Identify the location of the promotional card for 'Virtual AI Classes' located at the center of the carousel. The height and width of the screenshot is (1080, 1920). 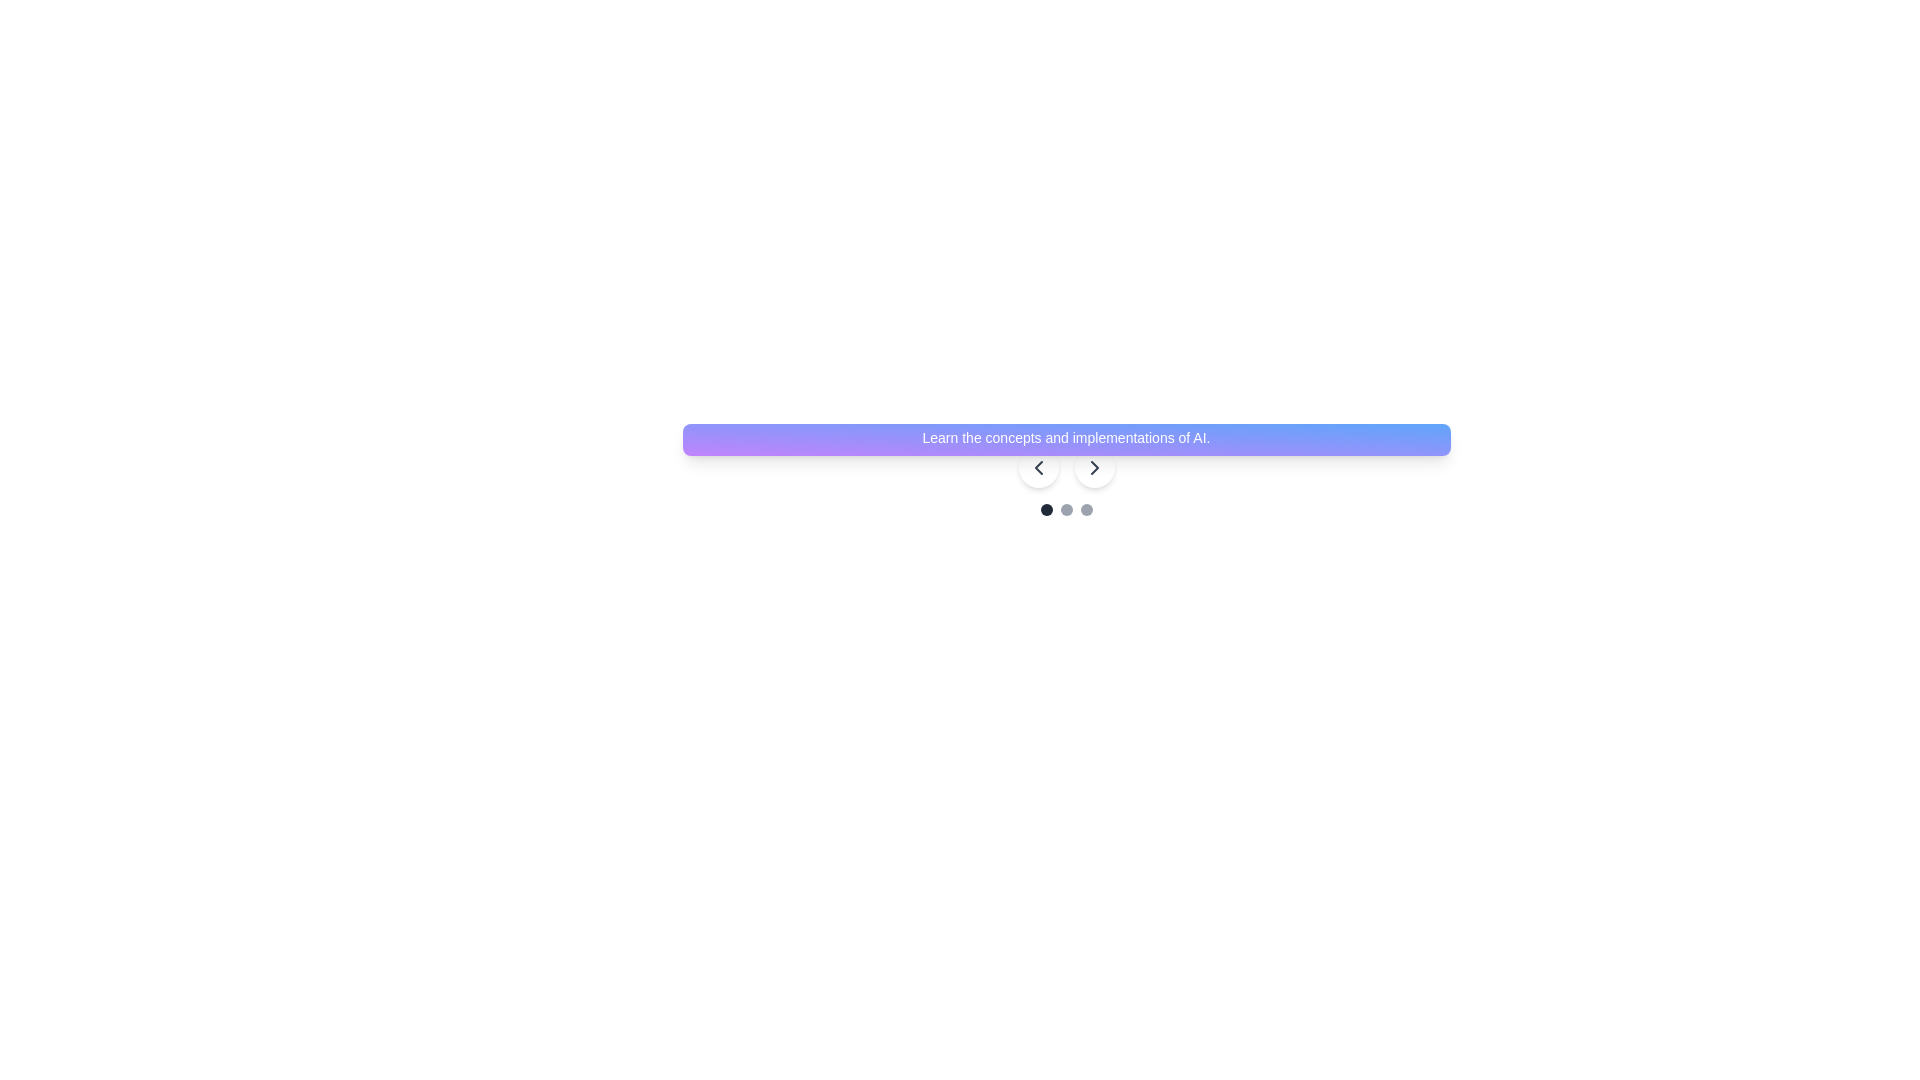
(1065, 438).